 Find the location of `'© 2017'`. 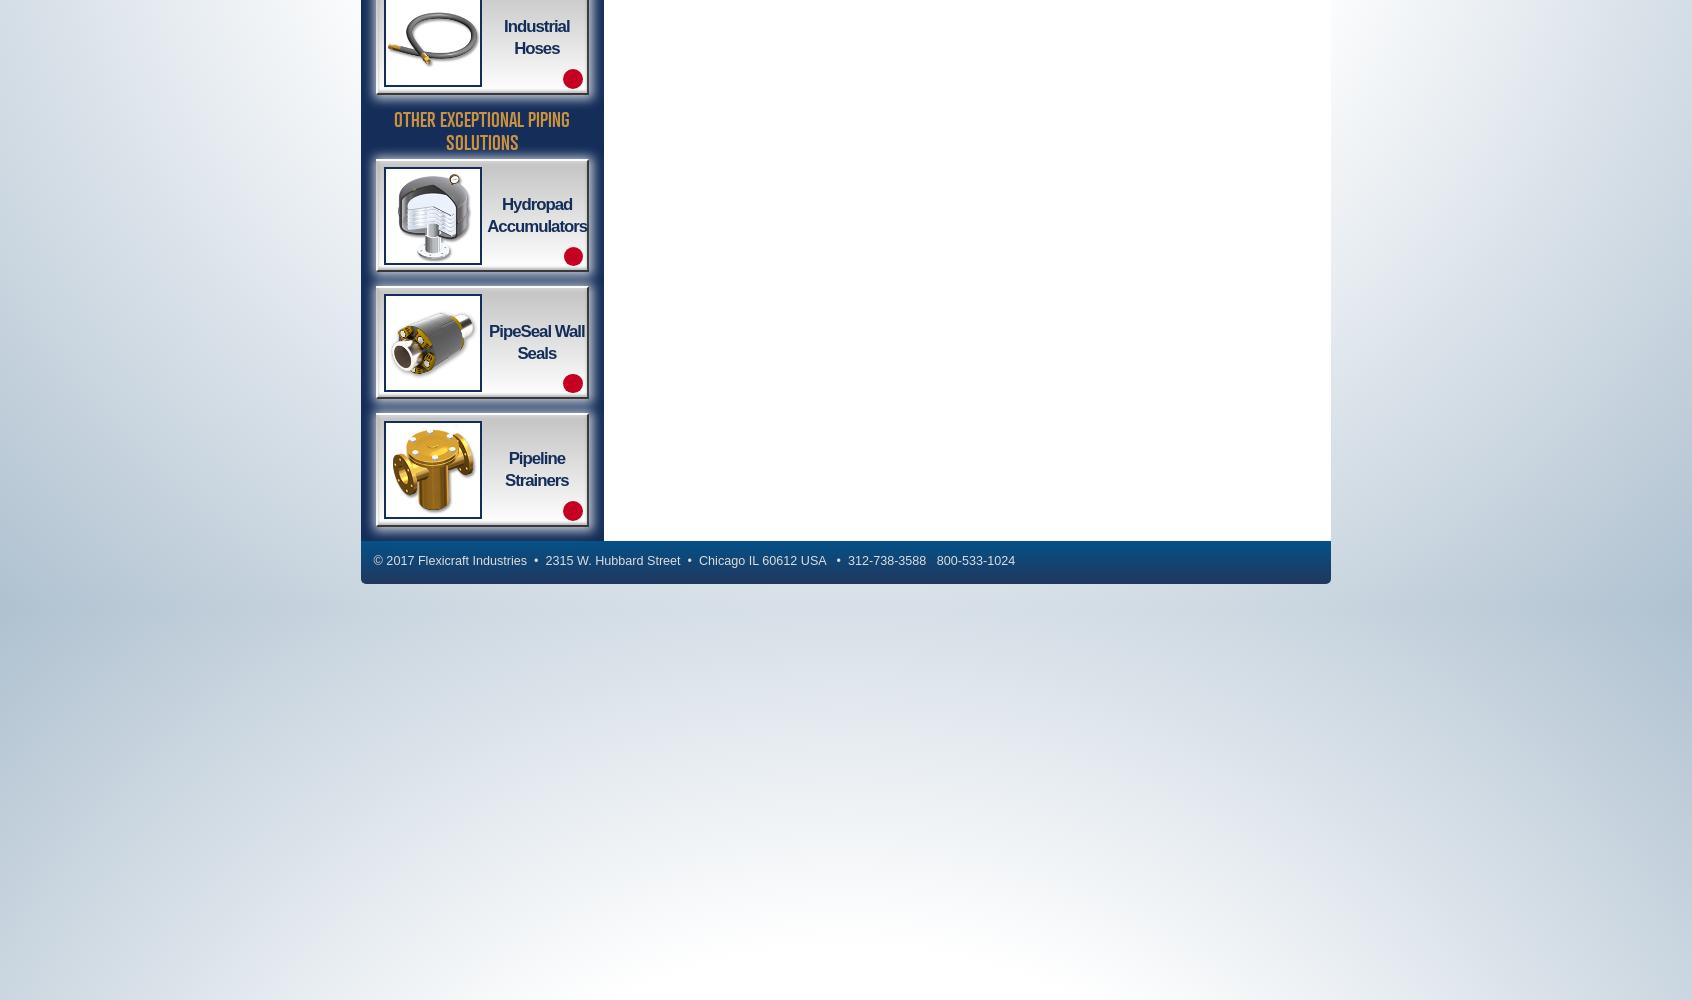

'© 2017' is located at coordinates (395, 561).